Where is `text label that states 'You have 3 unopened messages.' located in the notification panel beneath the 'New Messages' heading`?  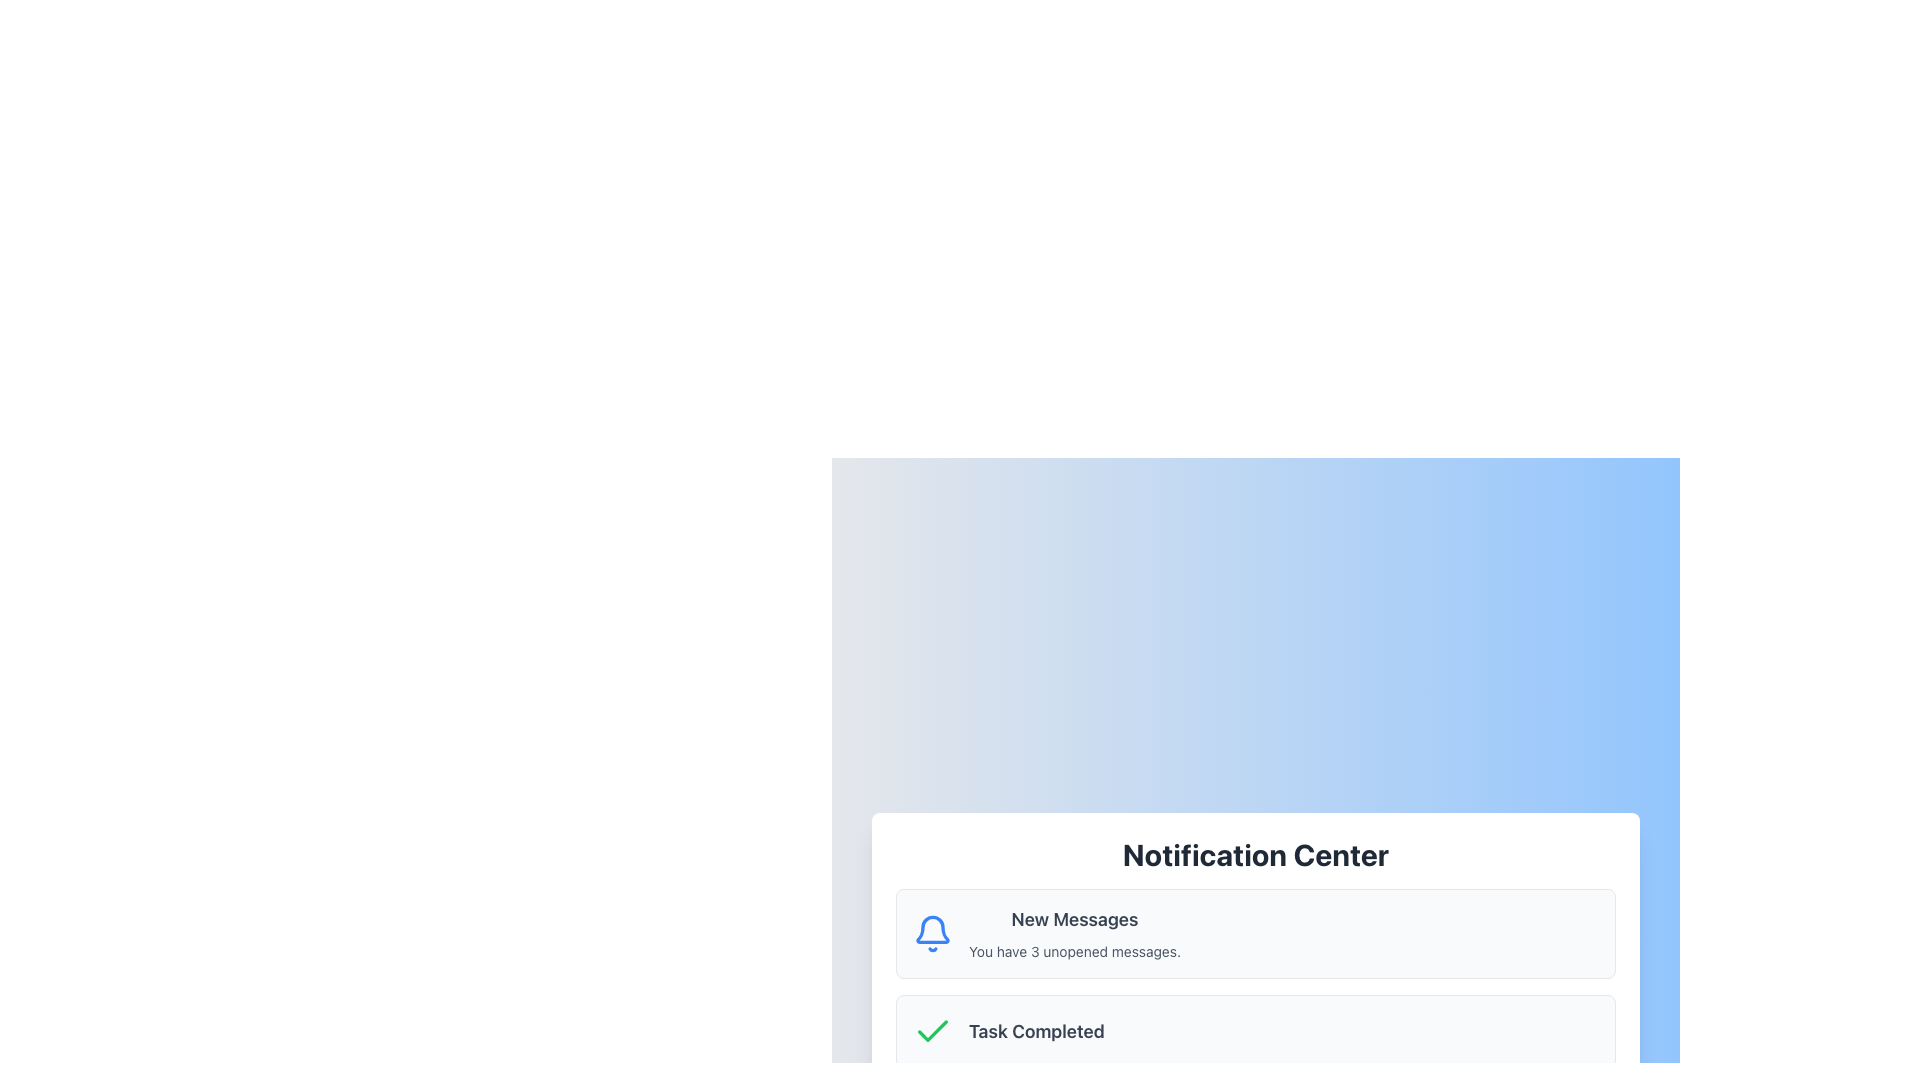 text label that states 'You have 3 unopened messages.' located in the notification panel beneath the 'New Messages' heading is located at coordinates (1074, 951).